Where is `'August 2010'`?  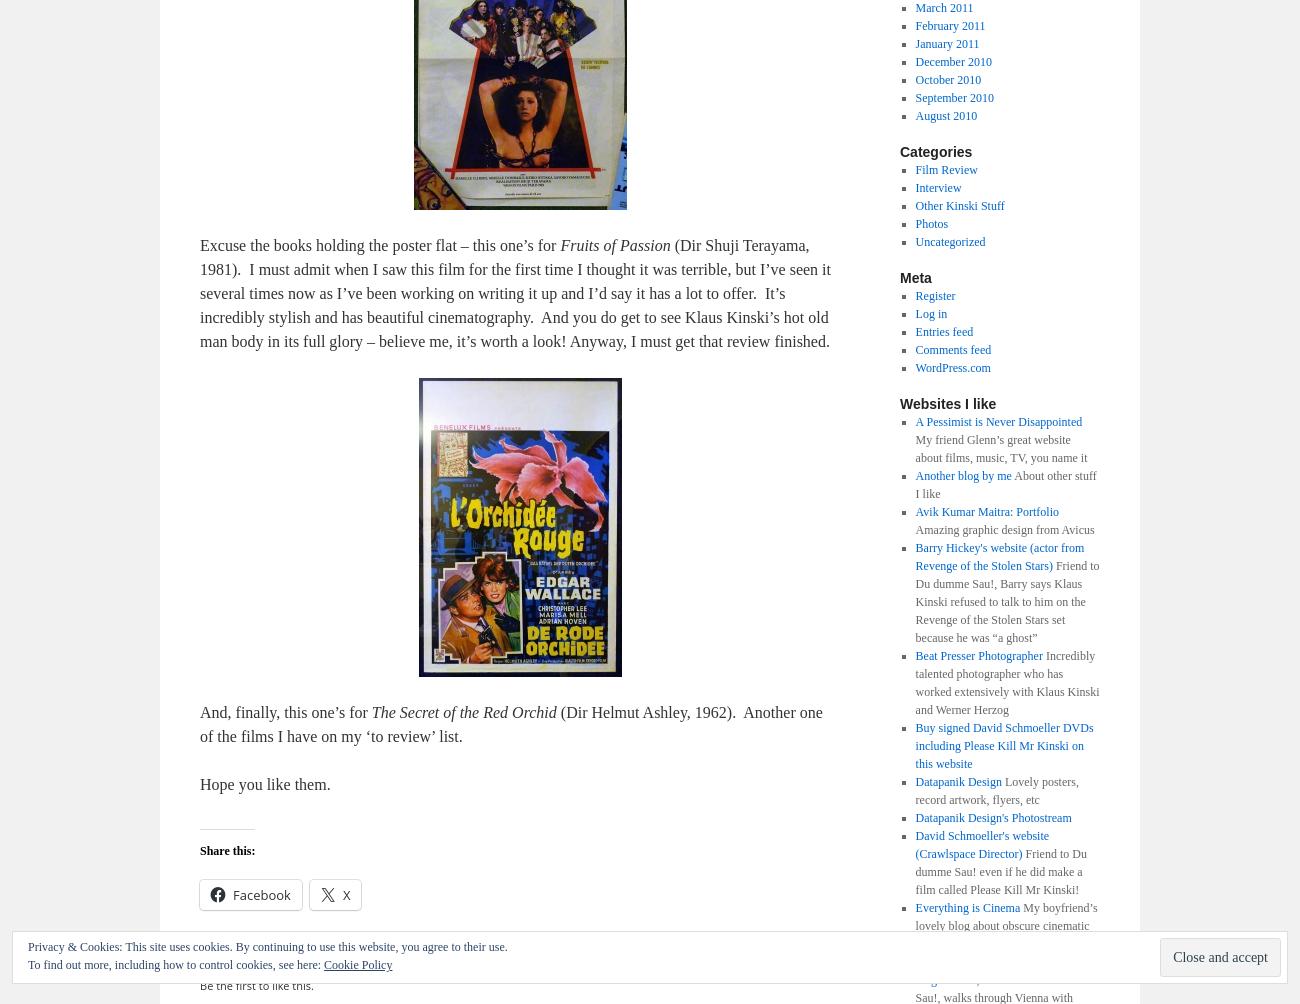 'August 2010' is located at coordinates (946, 115).